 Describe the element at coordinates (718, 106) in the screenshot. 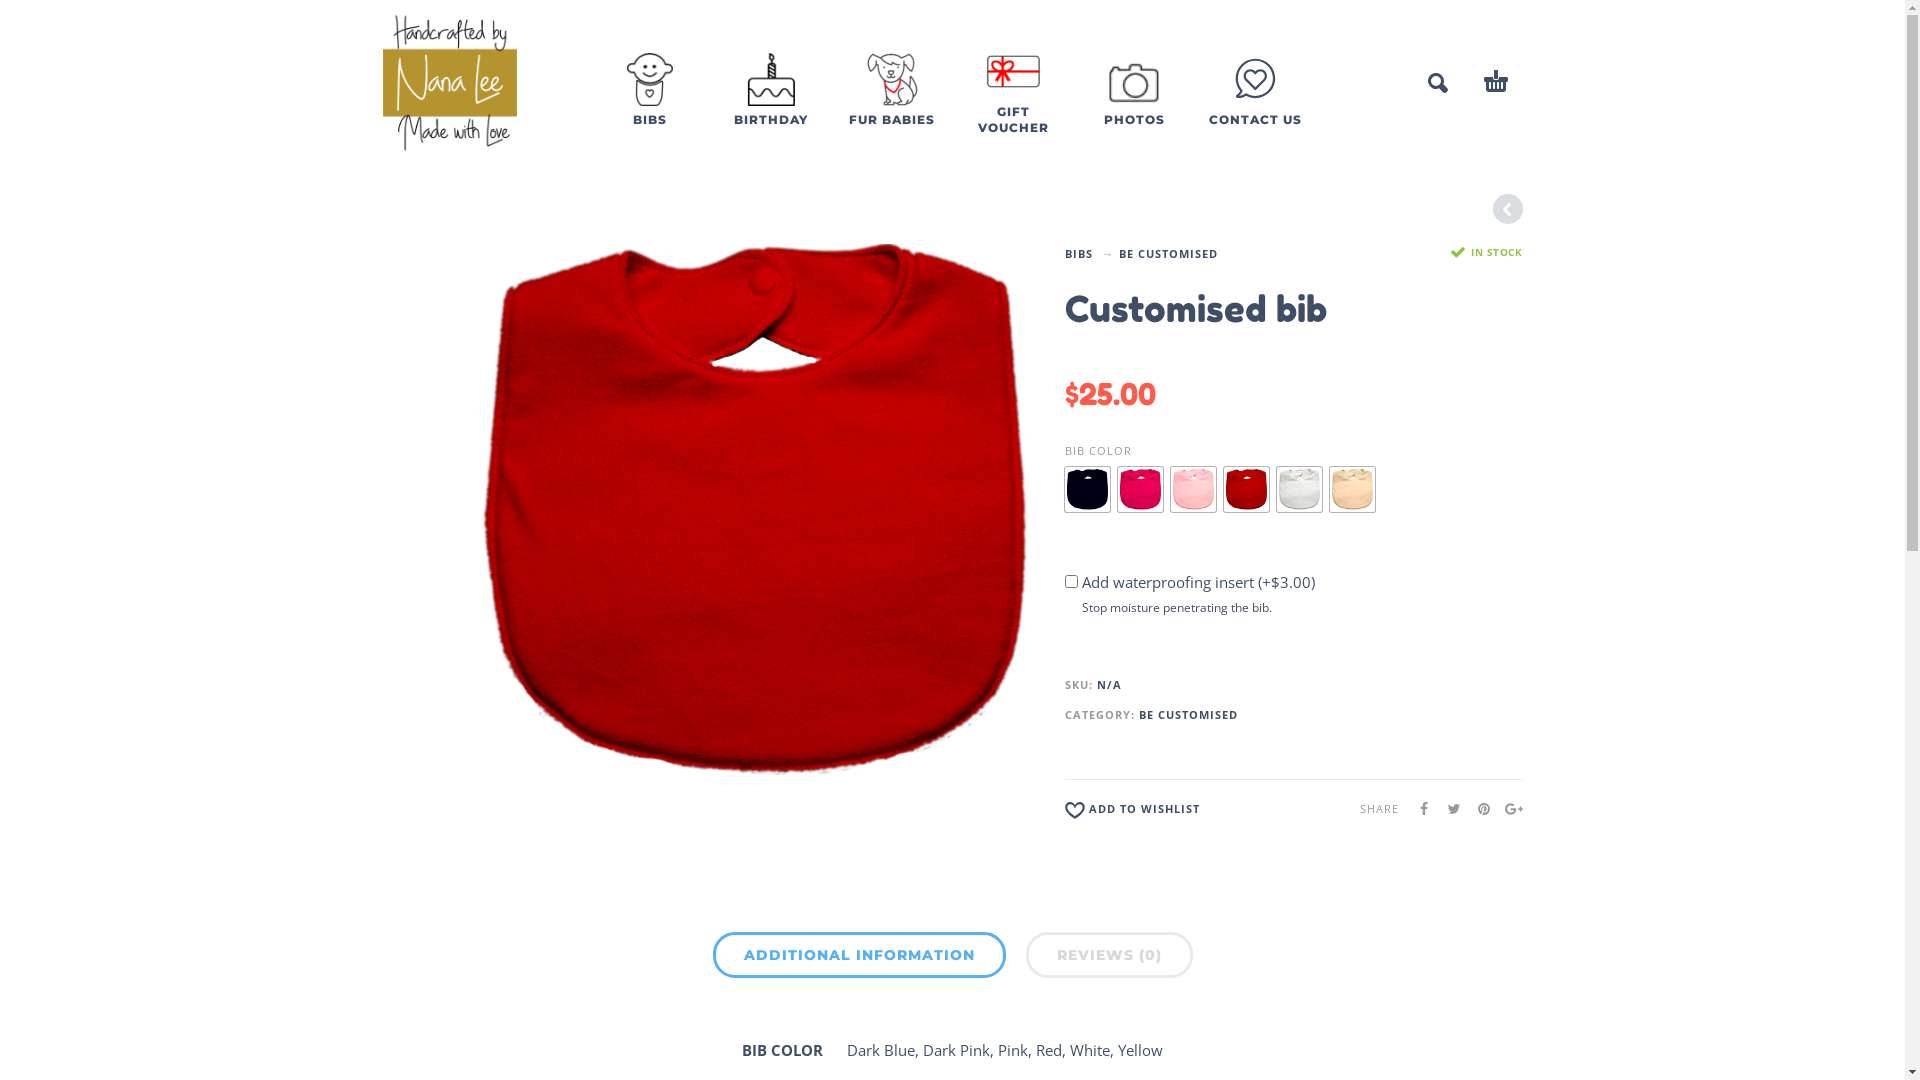

I see `'BIRTHDAY'` at that location.